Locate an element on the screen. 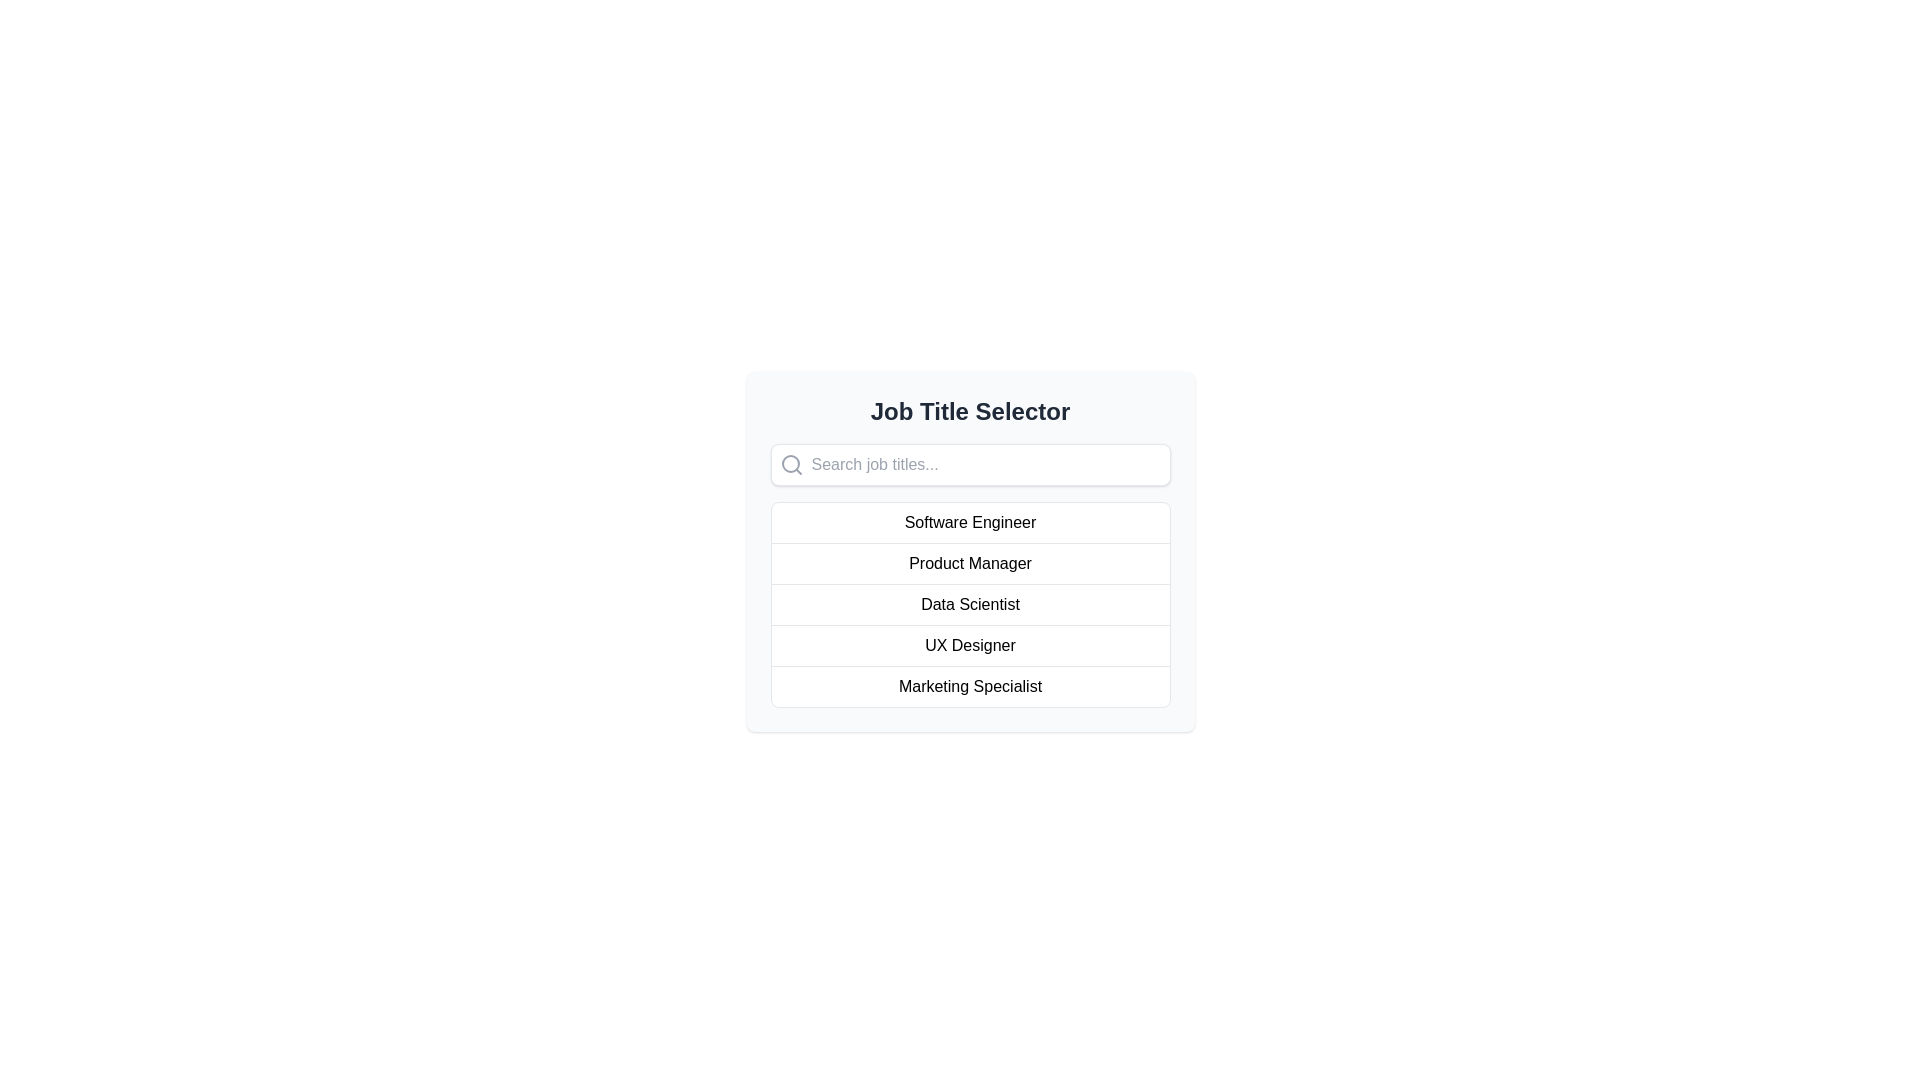 The height and width of the screenshot is (1080, 1920). the 'Data Scientist' option in the selectable list item component, which is the third item in a vertical list of five options is located at coordinates (970, 603).